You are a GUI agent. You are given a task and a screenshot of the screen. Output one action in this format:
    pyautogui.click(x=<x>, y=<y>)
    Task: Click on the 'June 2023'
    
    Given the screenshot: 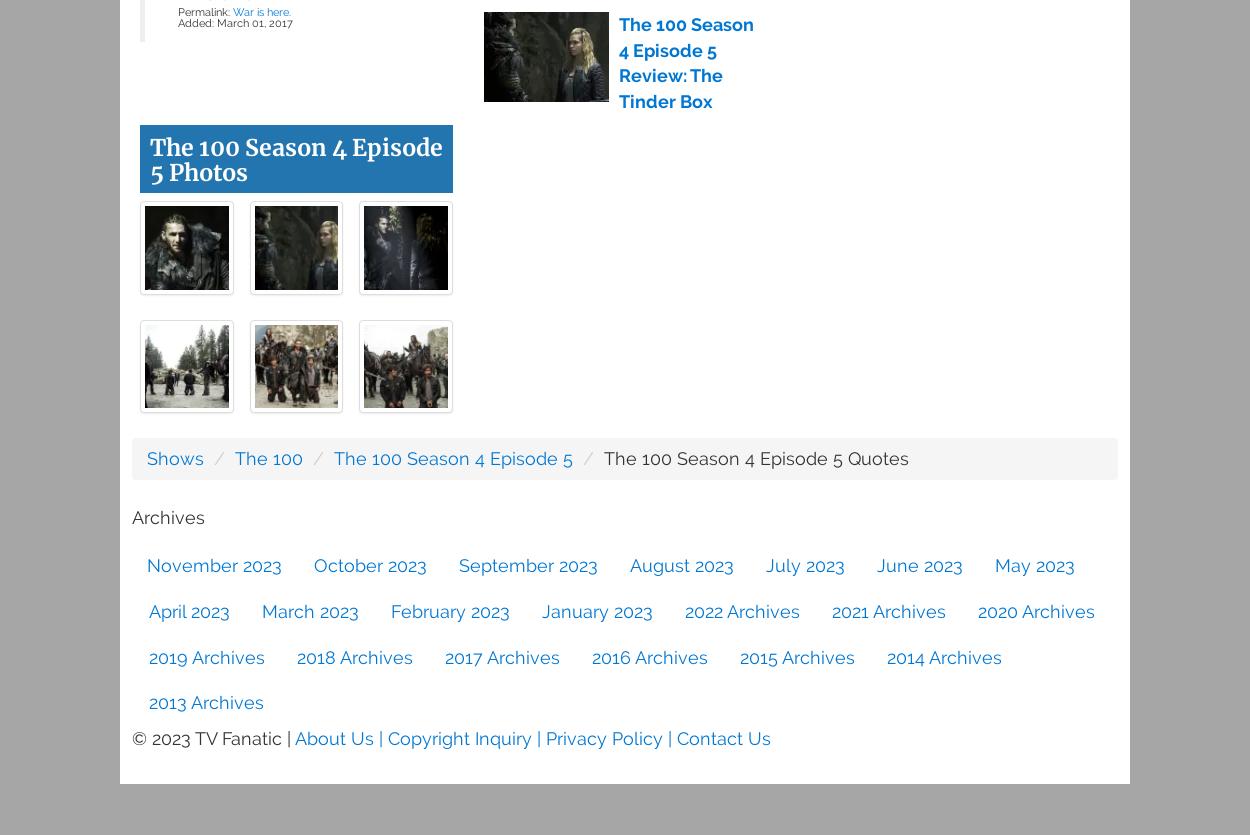 What is the action you would take?
    pyautogui.click(x=920, y=565)
    